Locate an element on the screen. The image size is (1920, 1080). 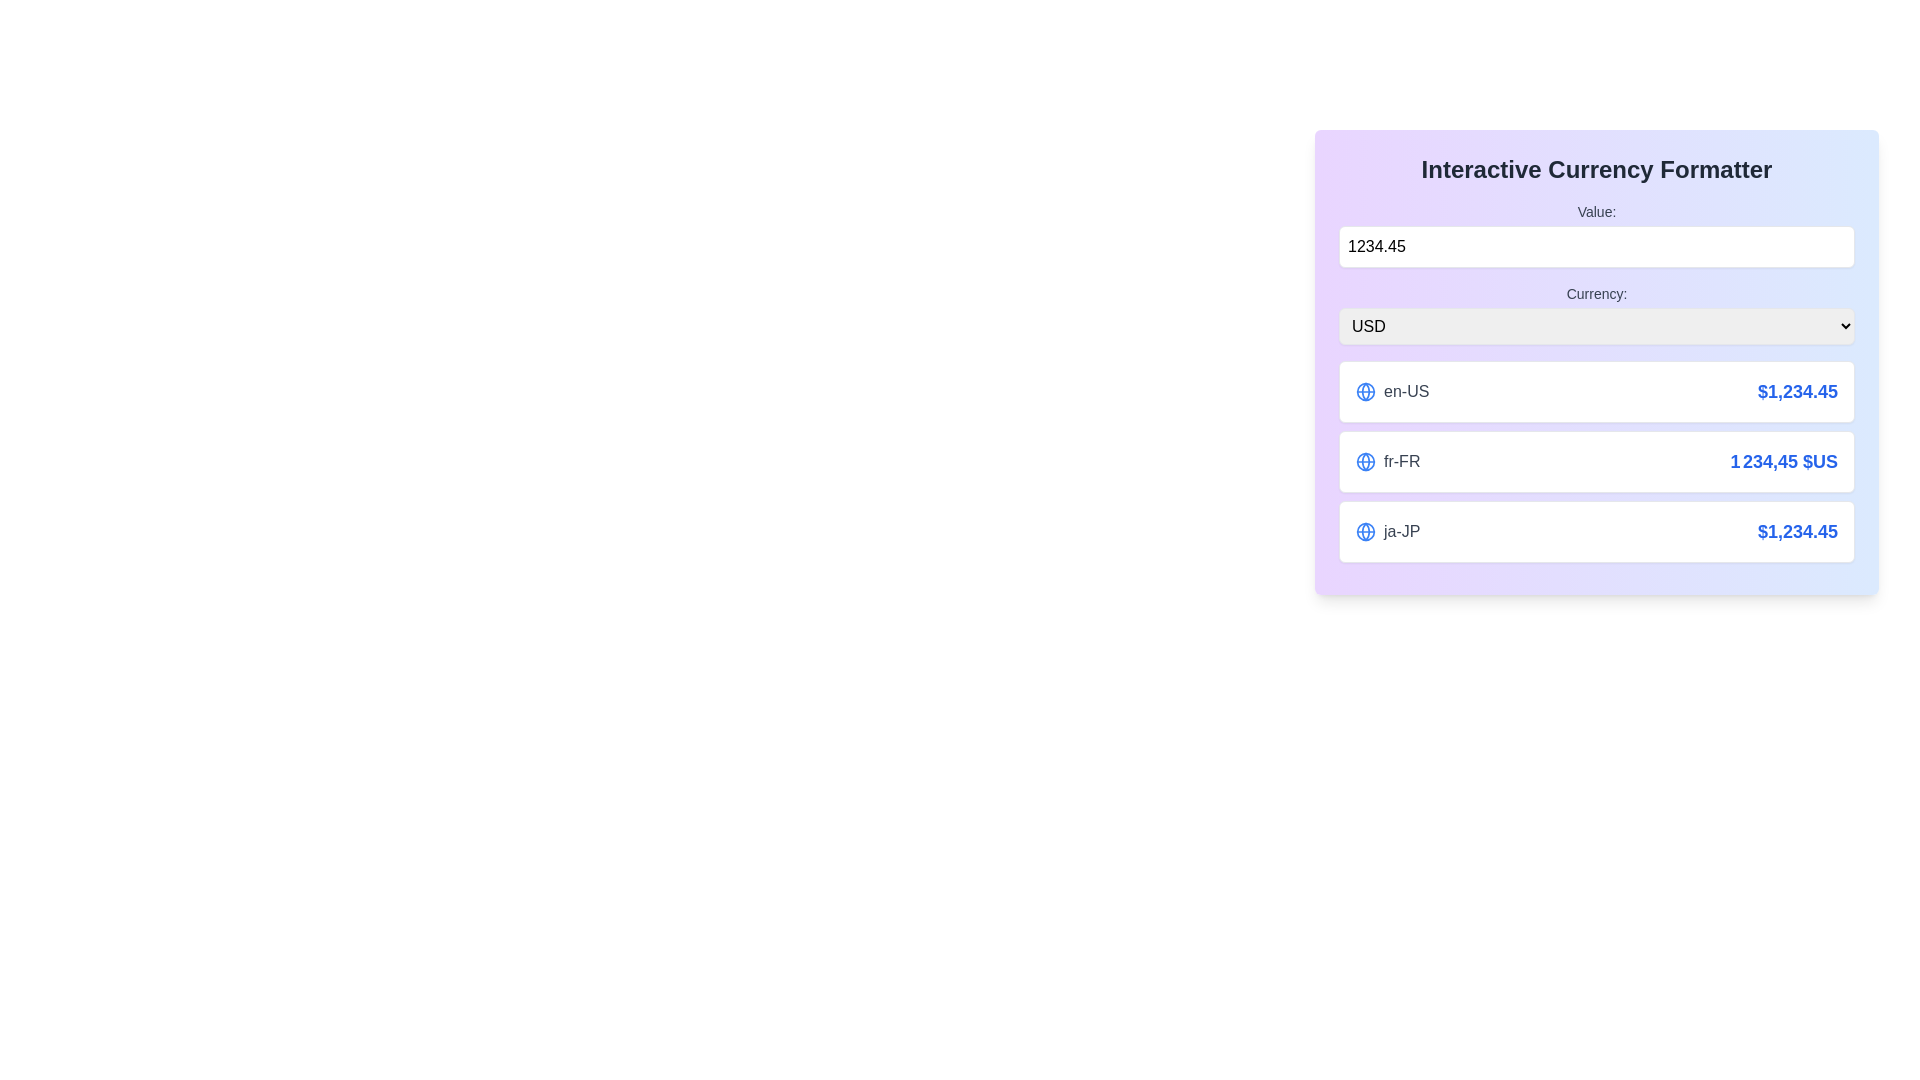
the text label displaying the monetary value '$1,234.45', styled in blue color with a bold font, located in the bottom-right section of the interface is located at coordinates (1797, 531).